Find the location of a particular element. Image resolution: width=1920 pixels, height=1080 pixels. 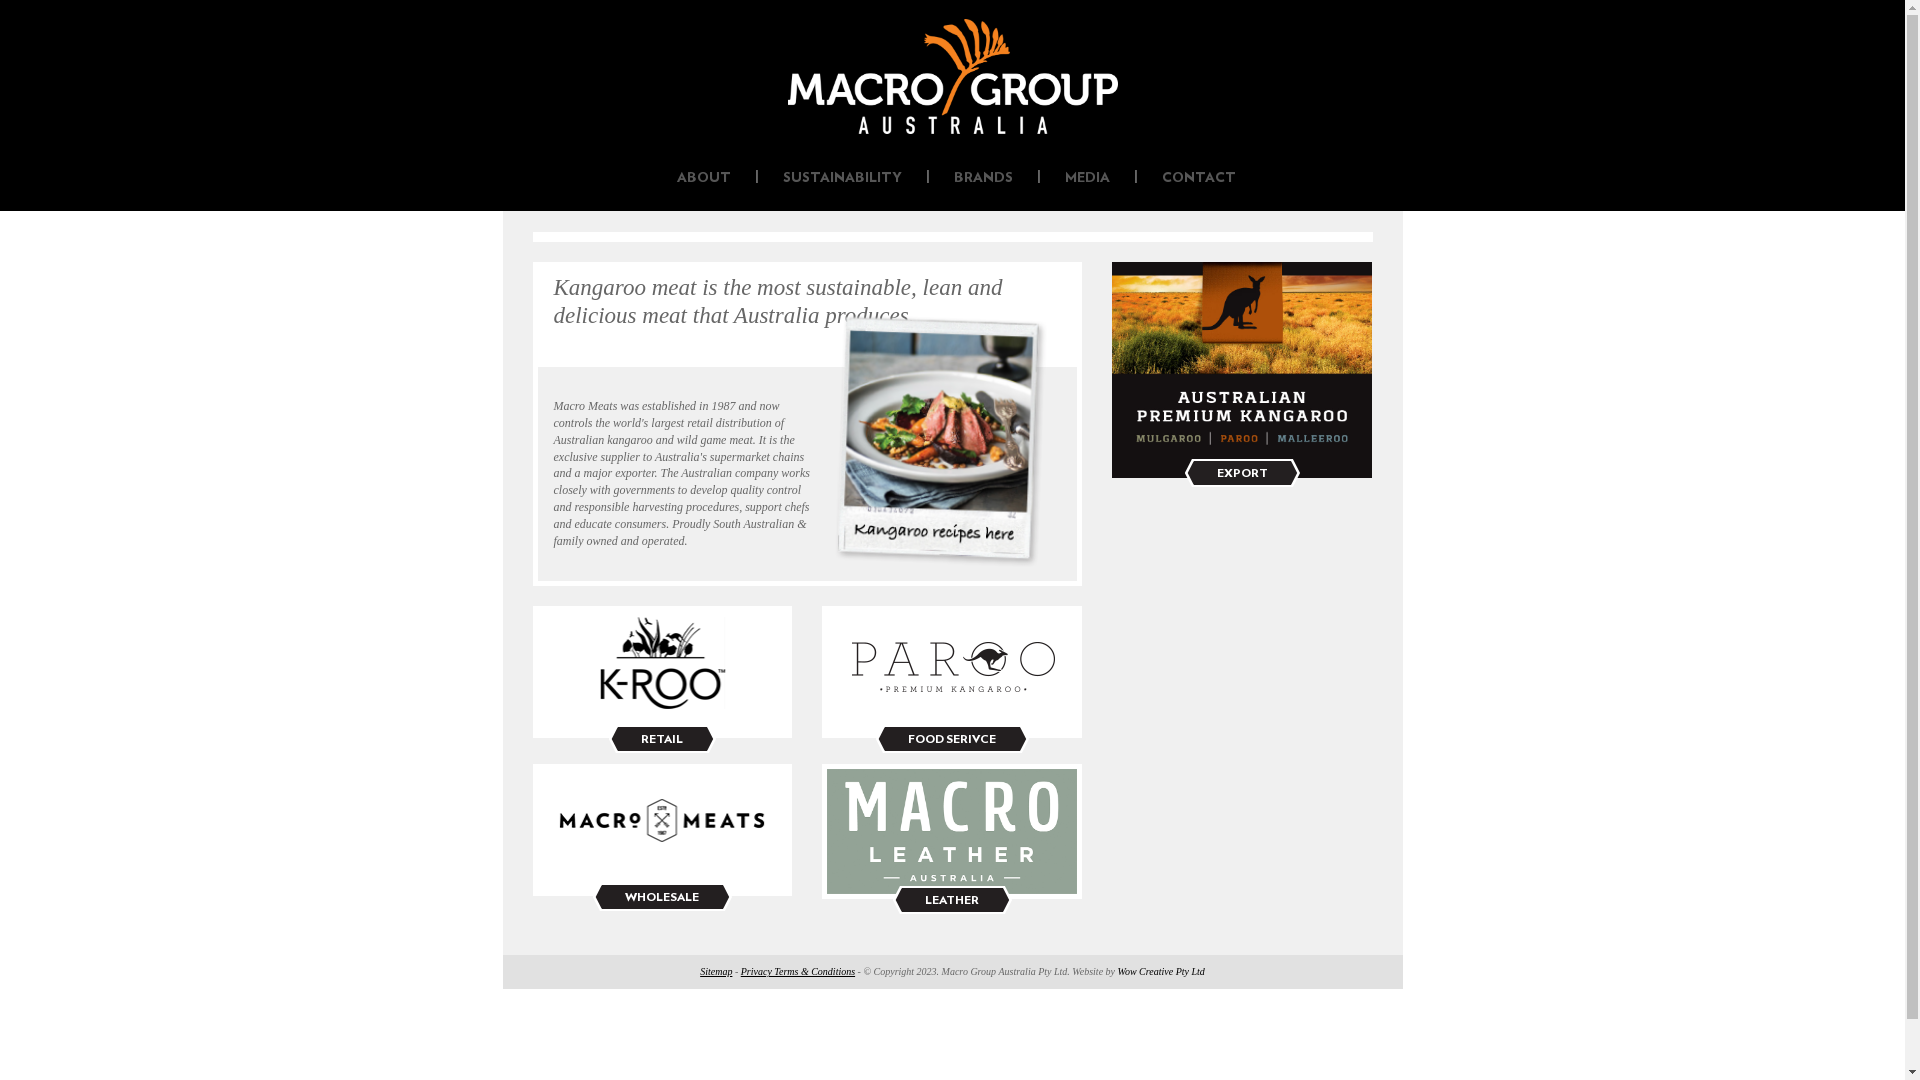

'Privacy Terms & Conditions' is located at coordinates (796, 970).